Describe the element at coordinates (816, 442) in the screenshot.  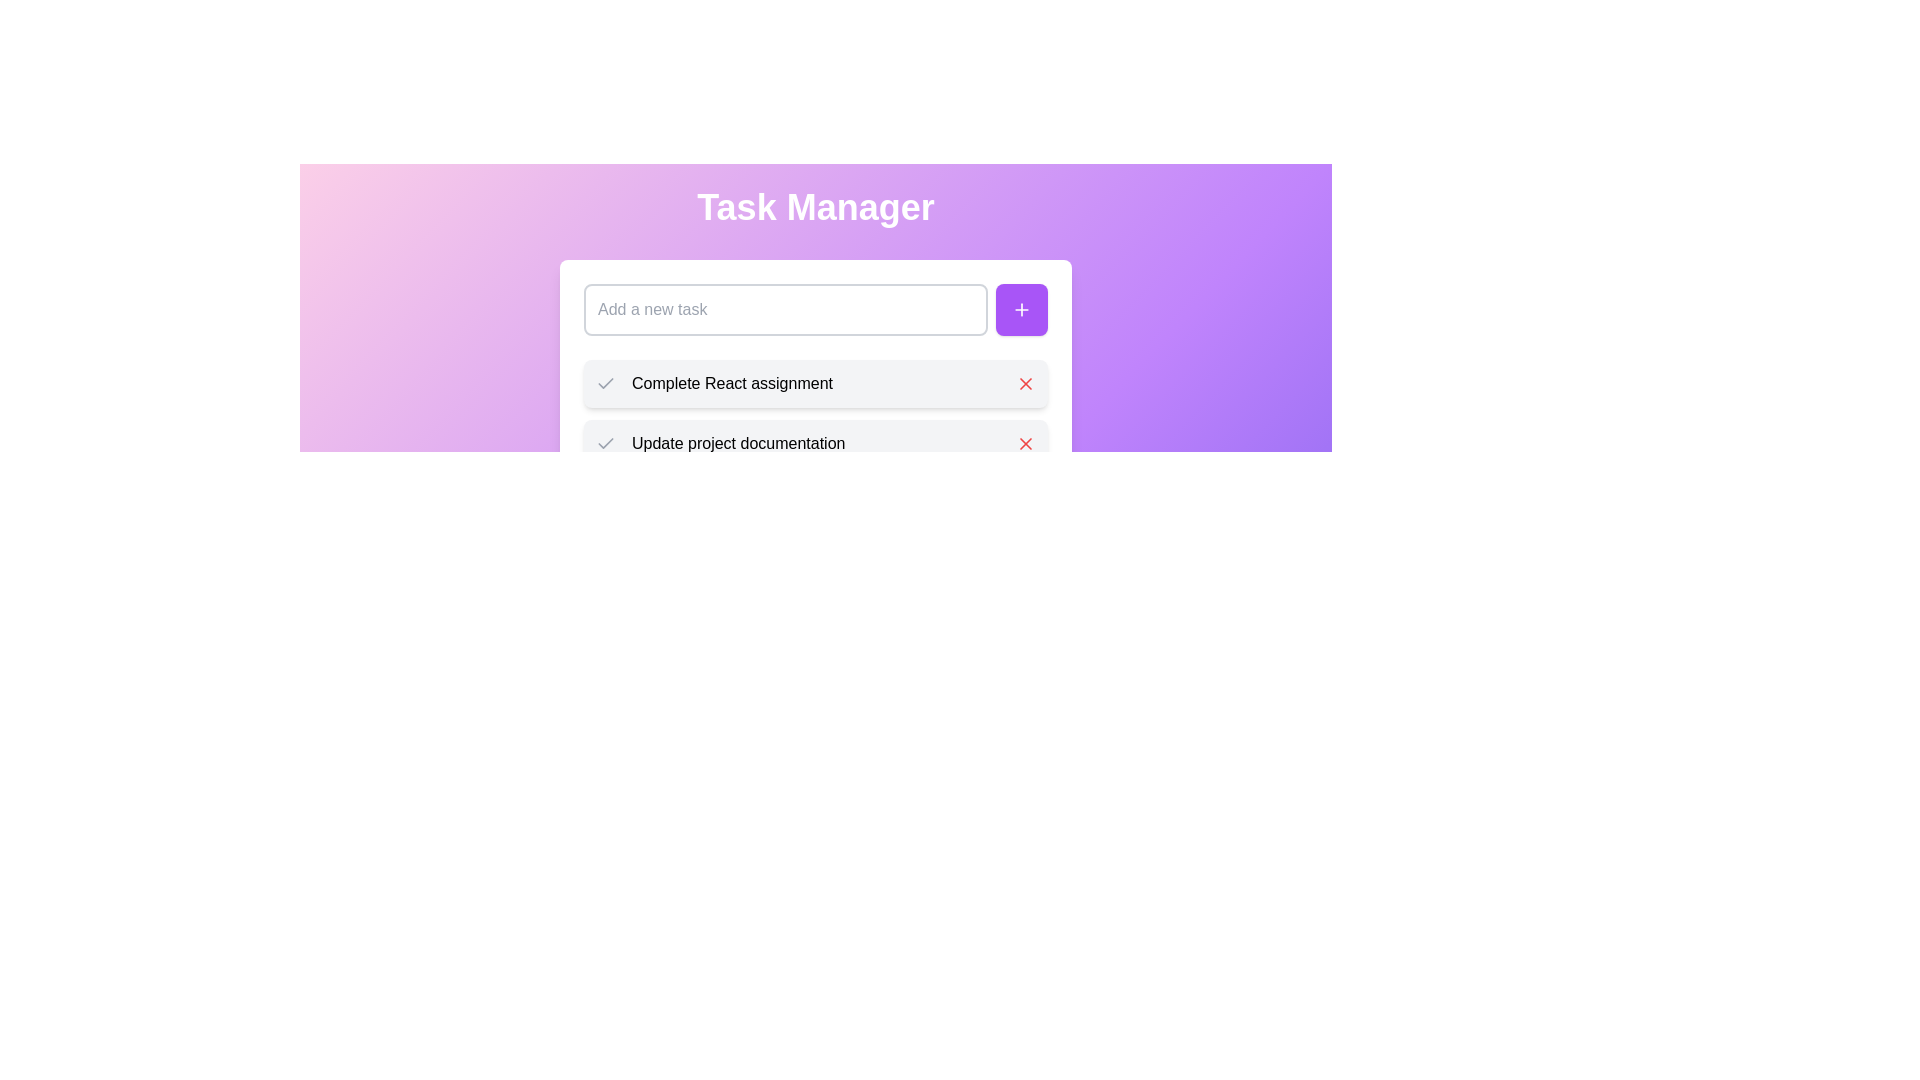
I see `the task item with the text 'Update project documentation' in the task manager interface` at that location.